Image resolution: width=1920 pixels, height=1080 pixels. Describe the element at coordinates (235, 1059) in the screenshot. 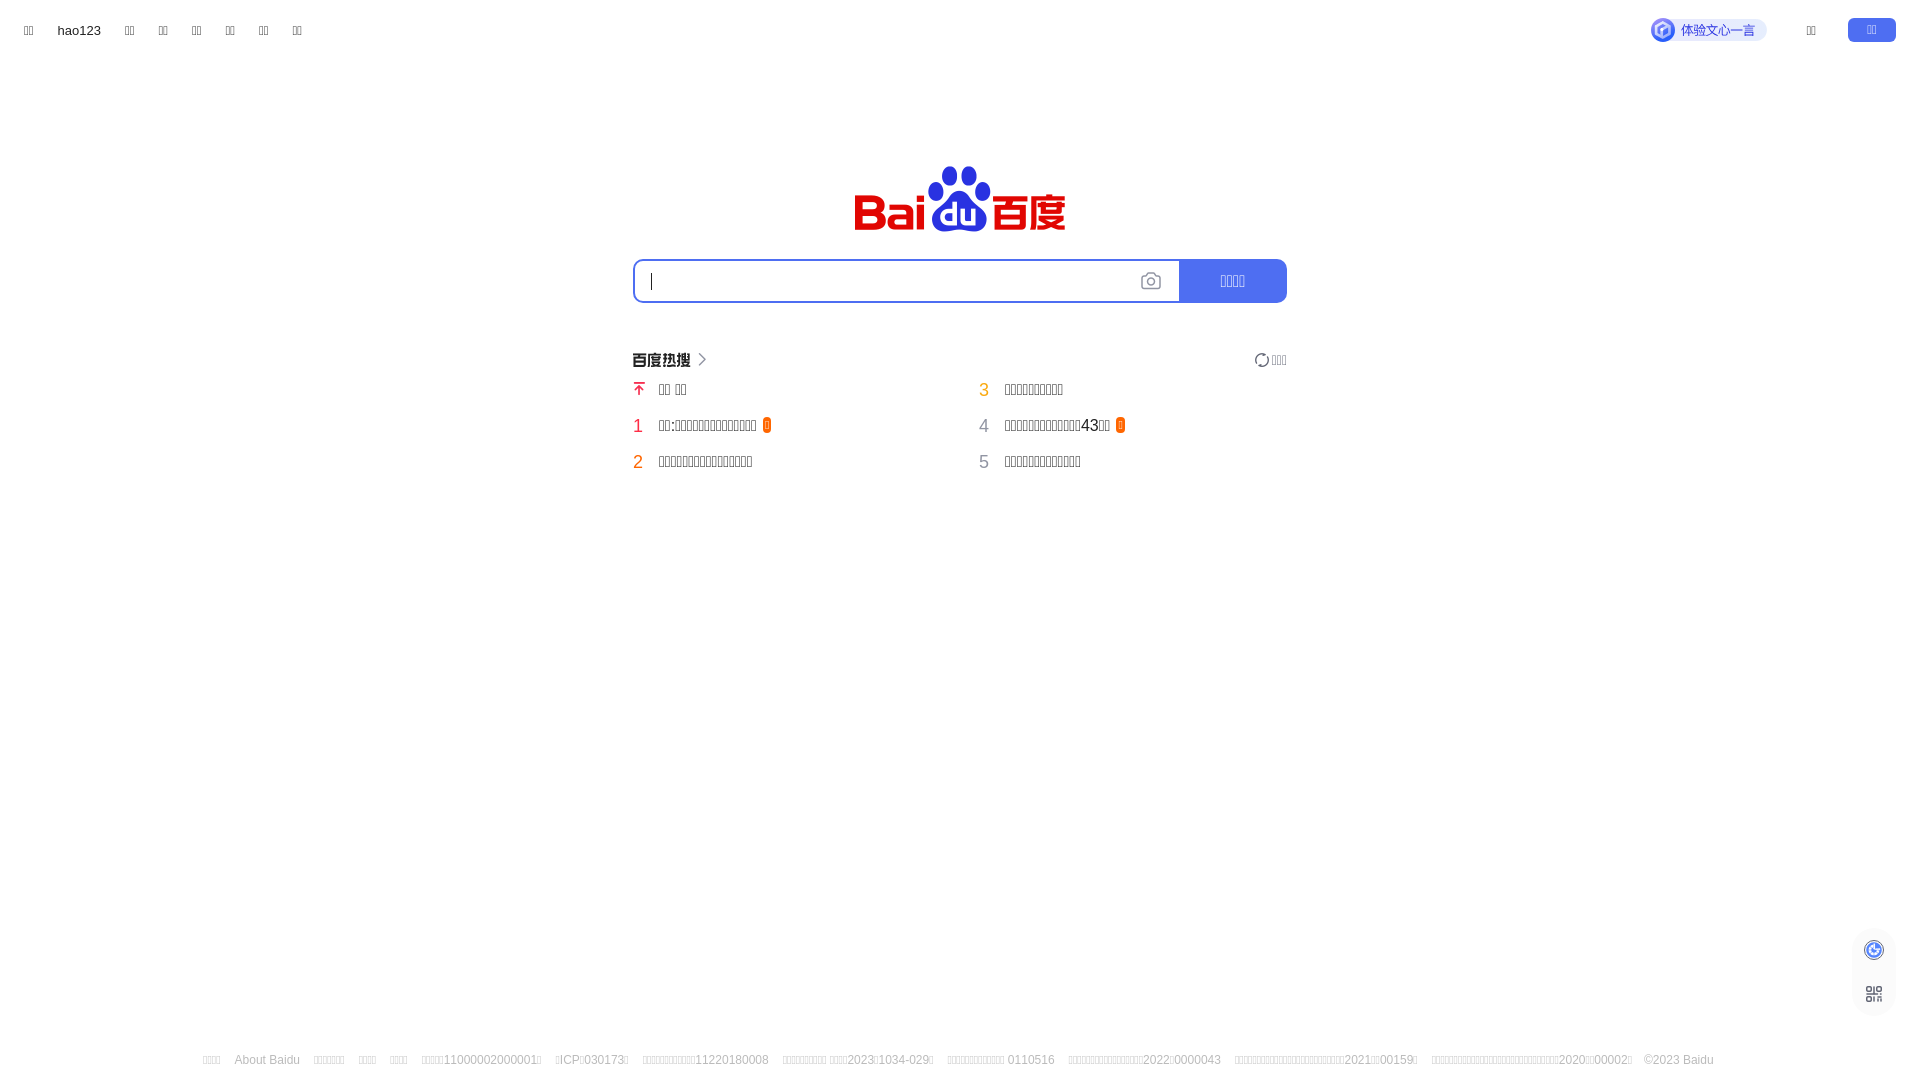

I see `'About Baidu'` at that location.